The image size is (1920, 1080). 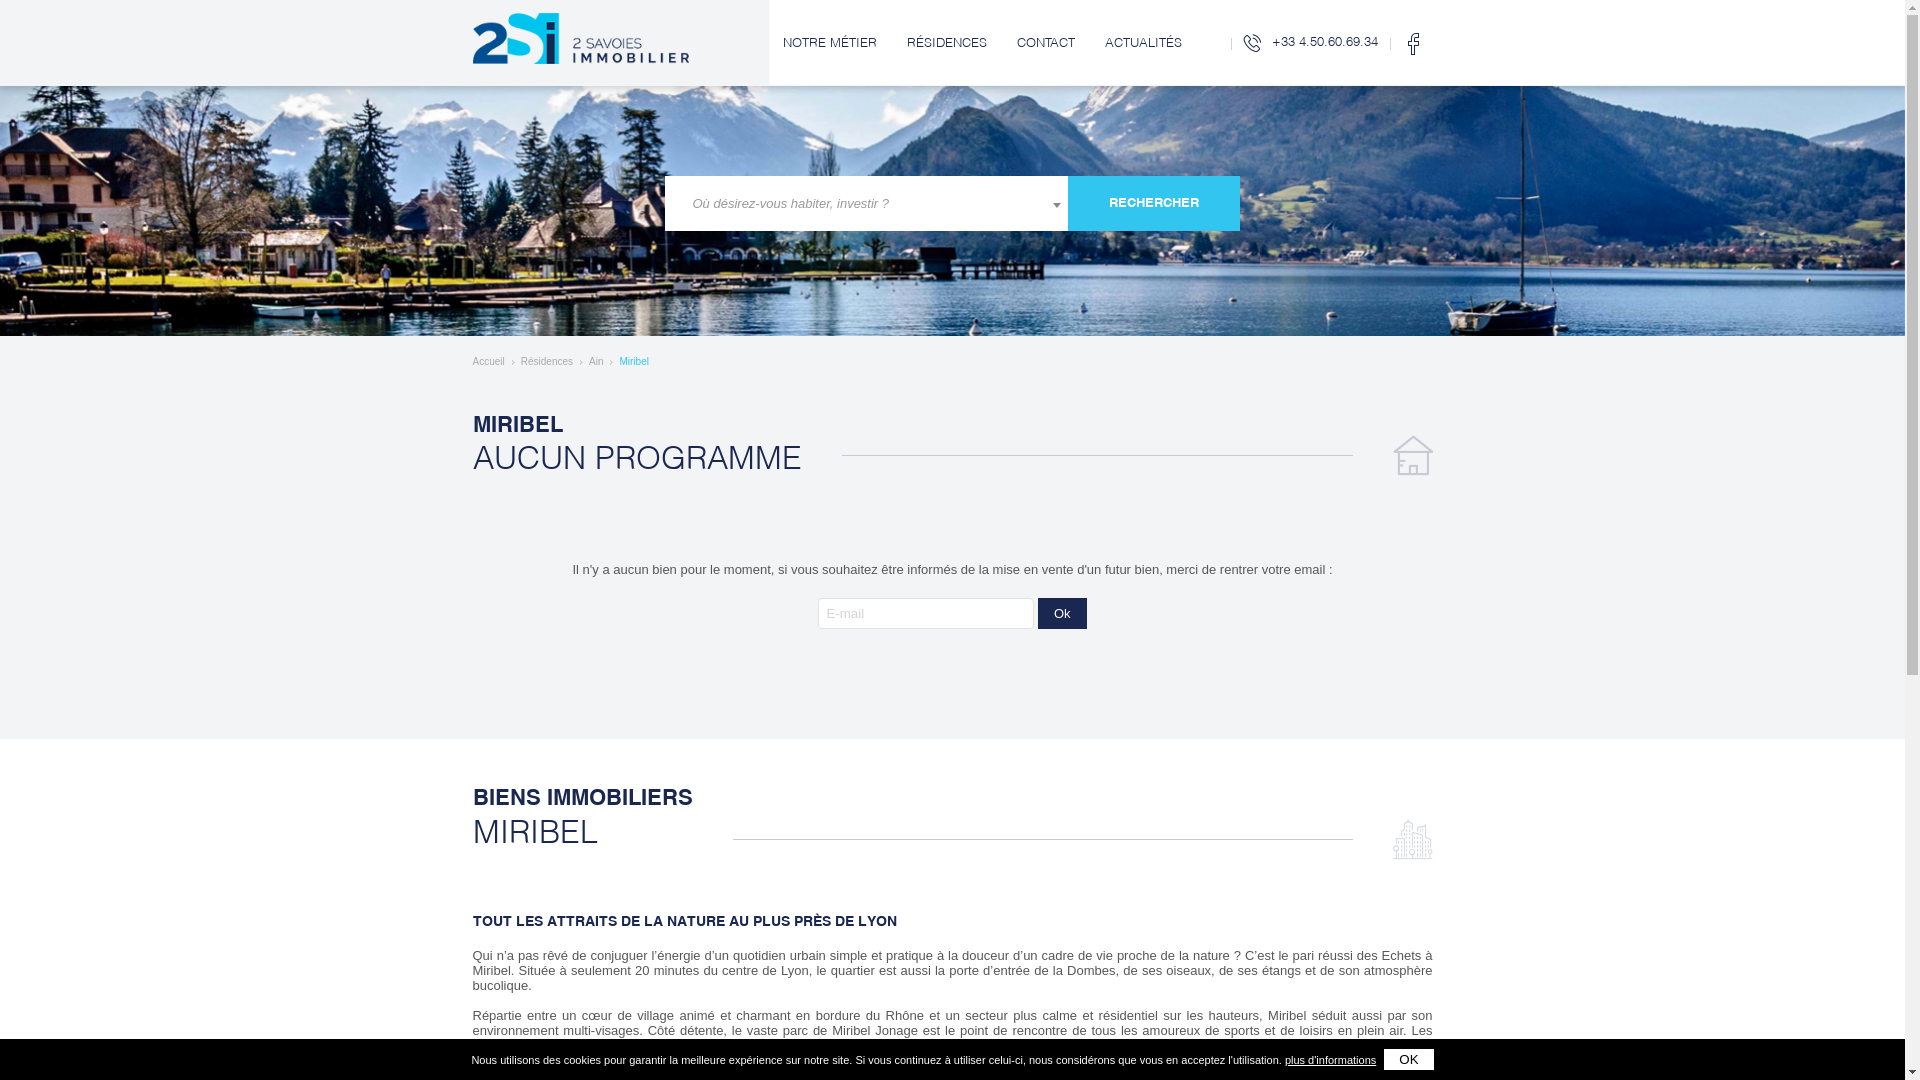 I want to click on 'Ok', so click(x=1061, y=612).